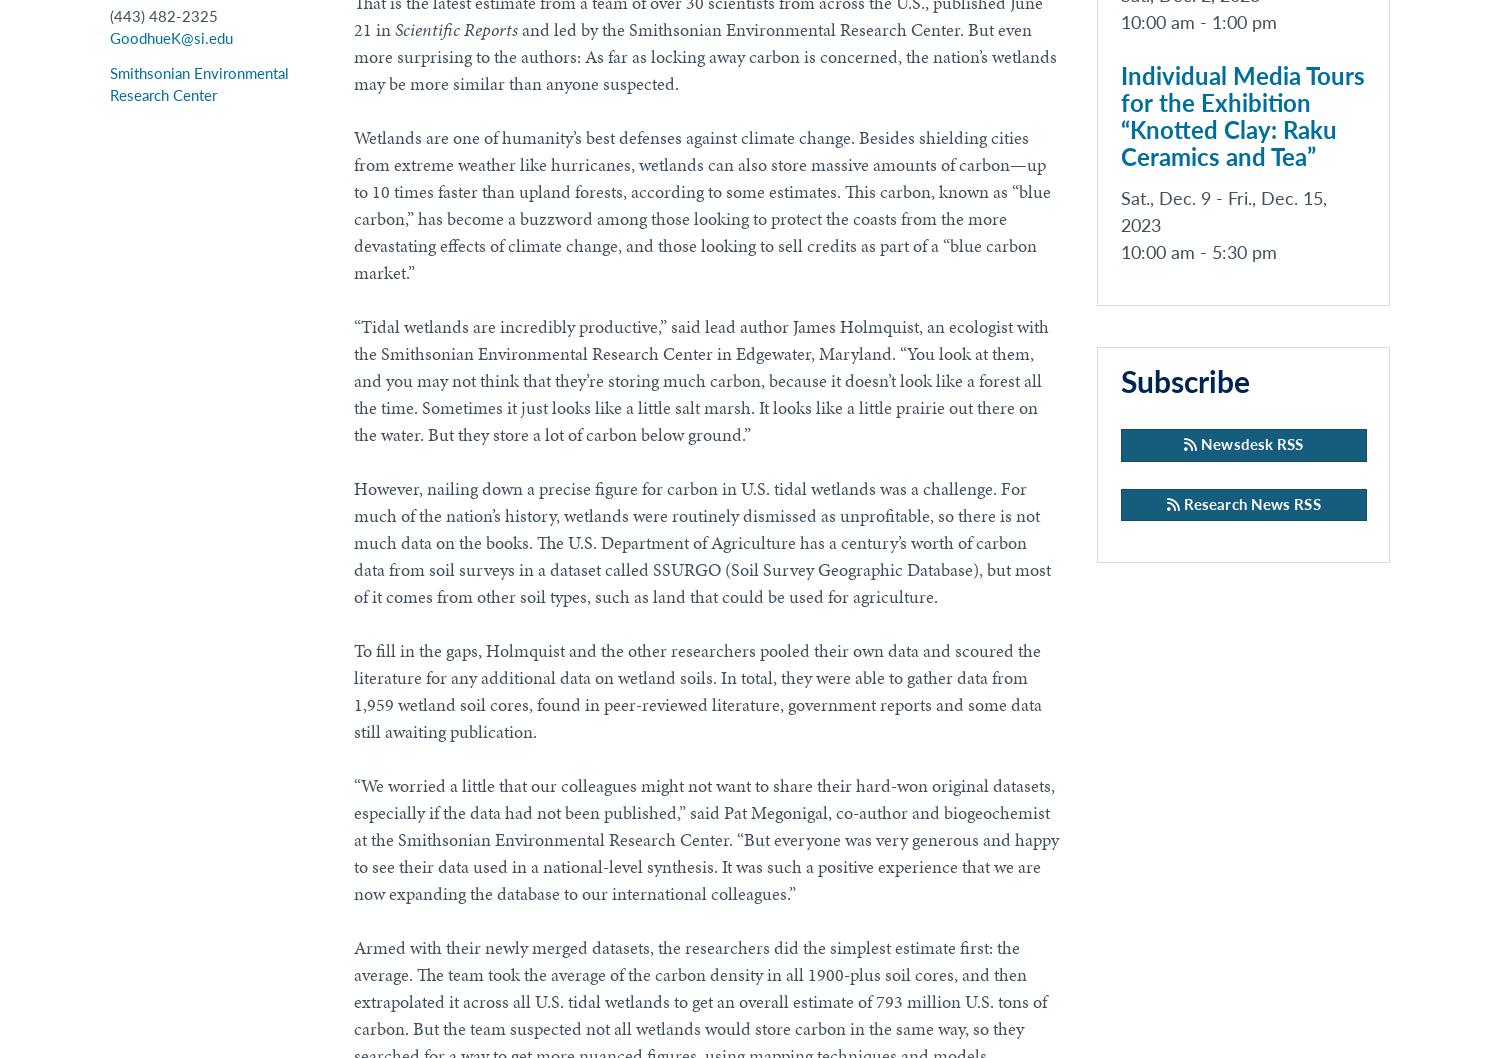 The image size is (1500, 1058). I want to click on 'Research News RSS', so click(1248, 505).